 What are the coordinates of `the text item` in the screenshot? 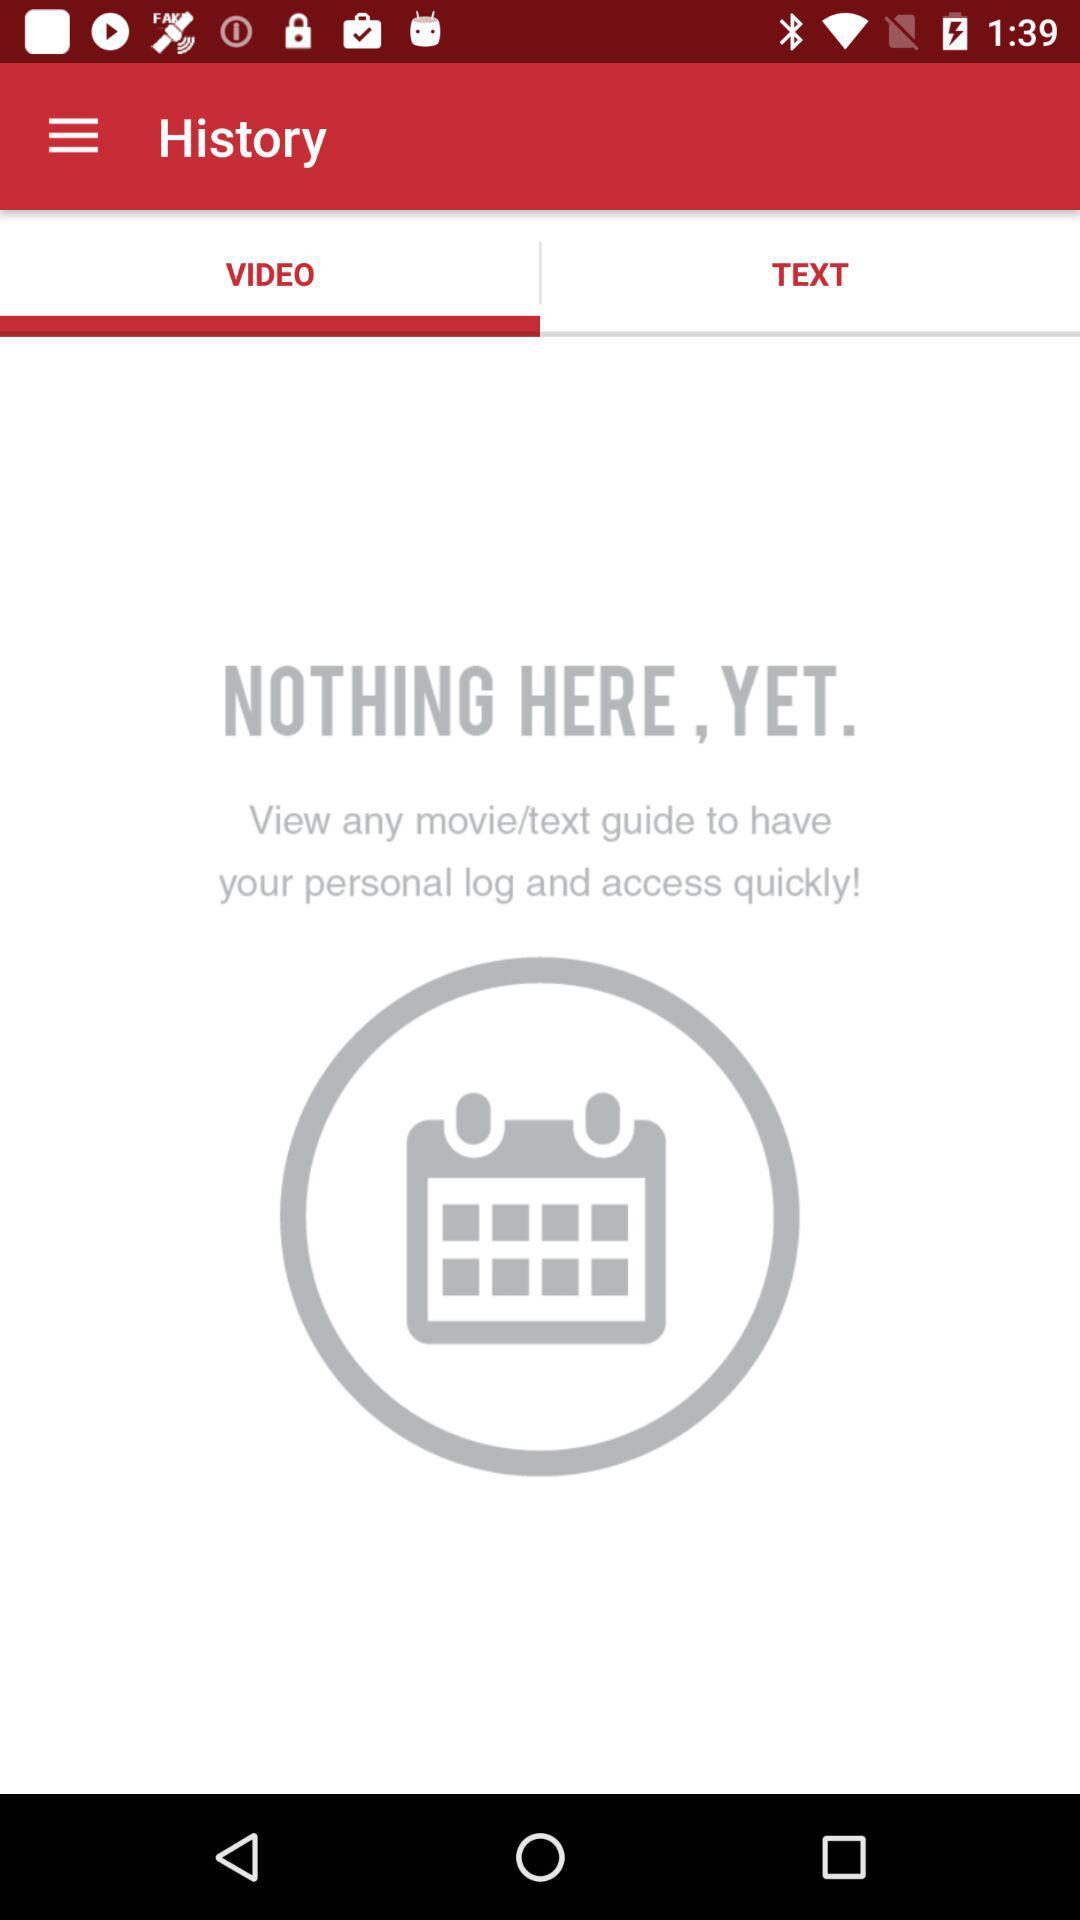 It's located at (810, 272).